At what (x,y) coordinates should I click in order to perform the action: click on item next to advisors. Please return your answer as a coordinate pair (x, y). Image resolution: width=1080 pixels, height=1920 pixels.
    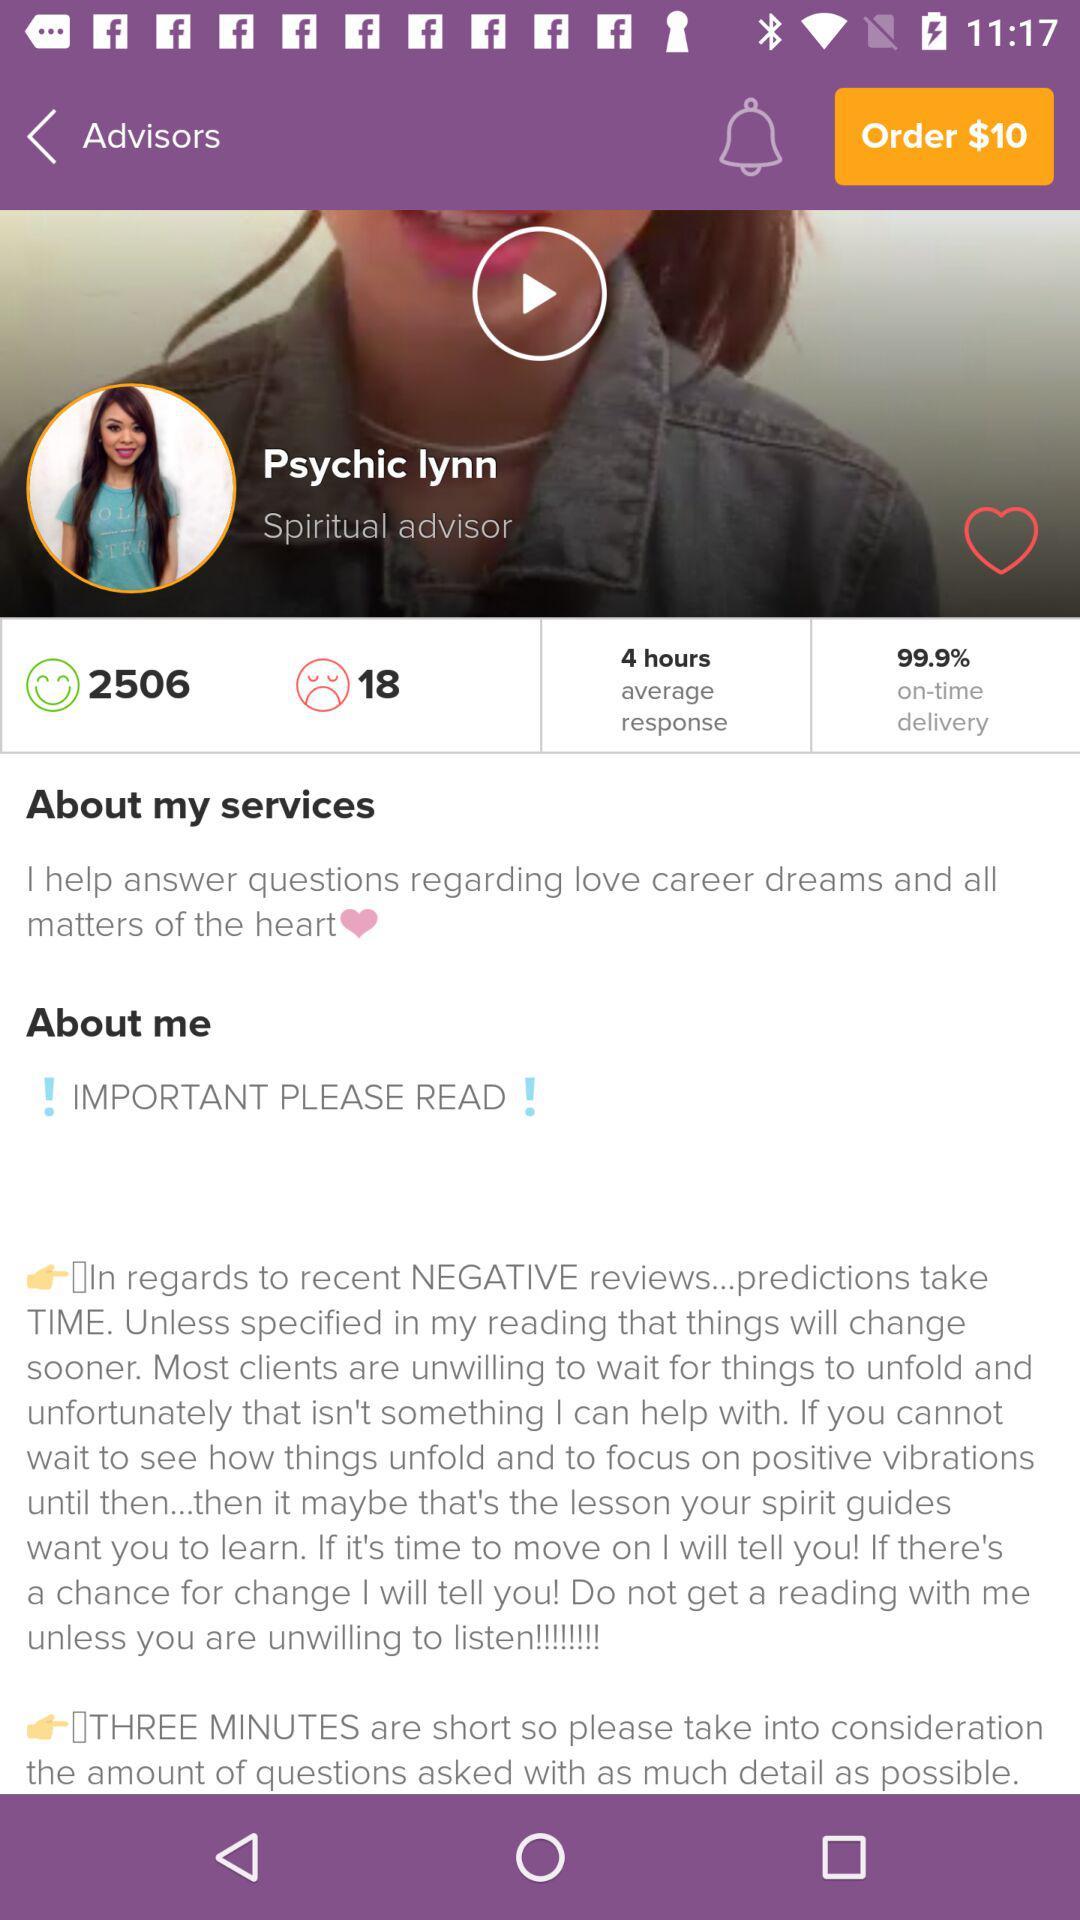
    Looking at the image, I should click on (750, 135).